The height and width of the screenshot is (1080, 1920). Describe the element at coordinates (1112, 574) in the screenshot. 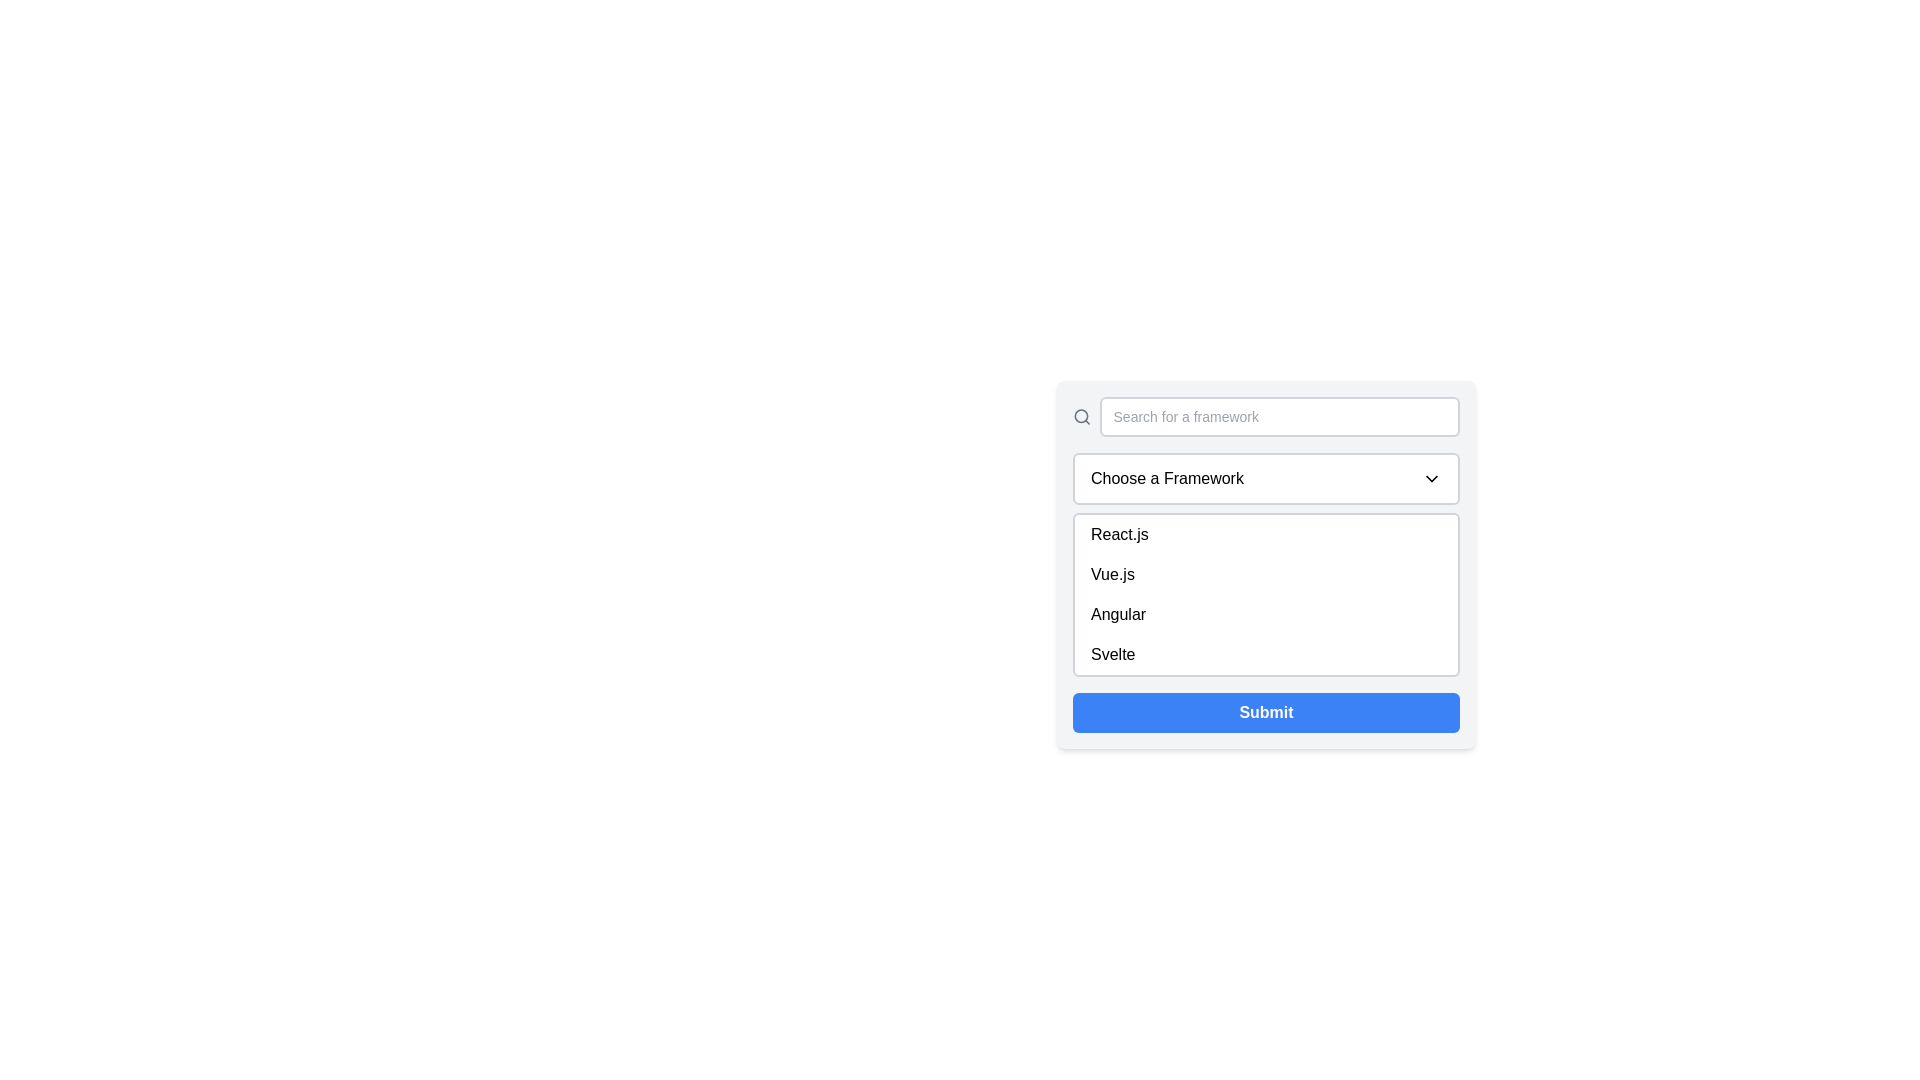

I see `the 'Vue.js' text item in the dropdown list` at that location.